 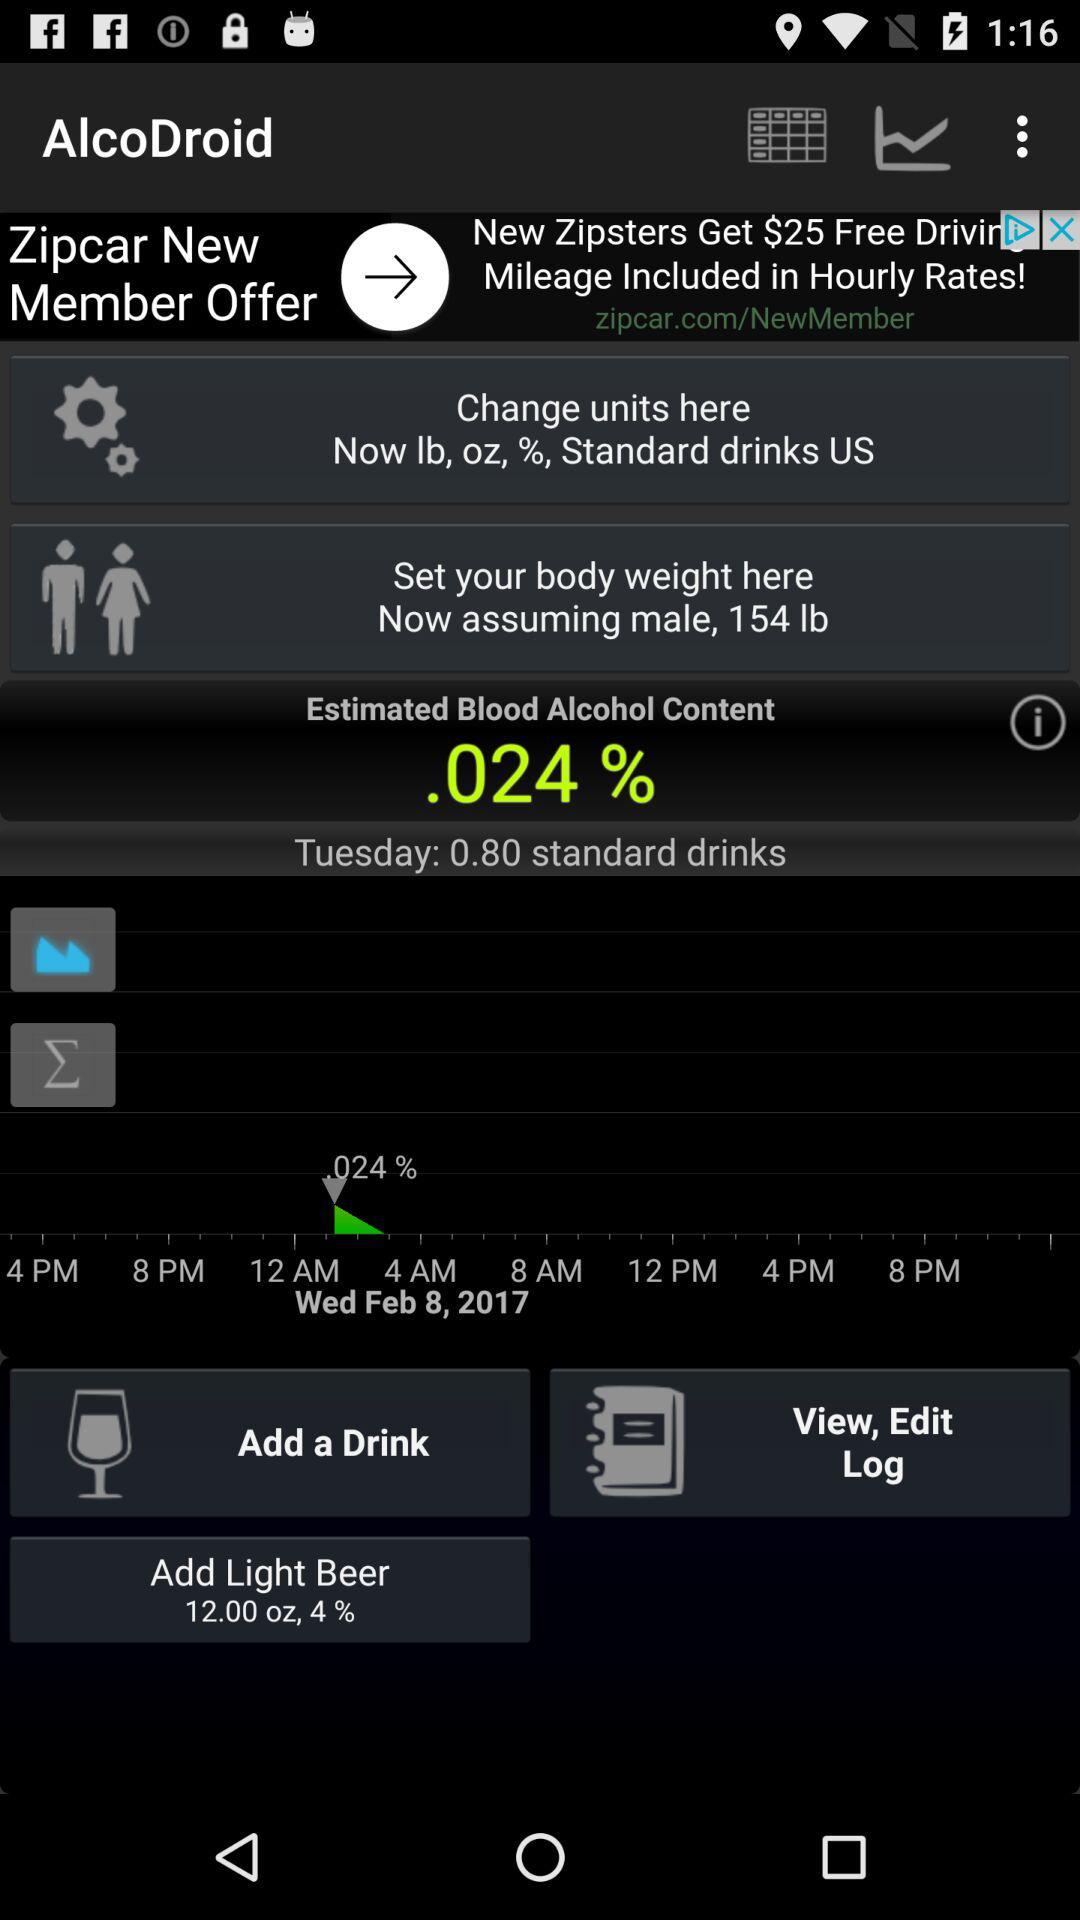 I want to click on info button, so click(x=1036, y=721).